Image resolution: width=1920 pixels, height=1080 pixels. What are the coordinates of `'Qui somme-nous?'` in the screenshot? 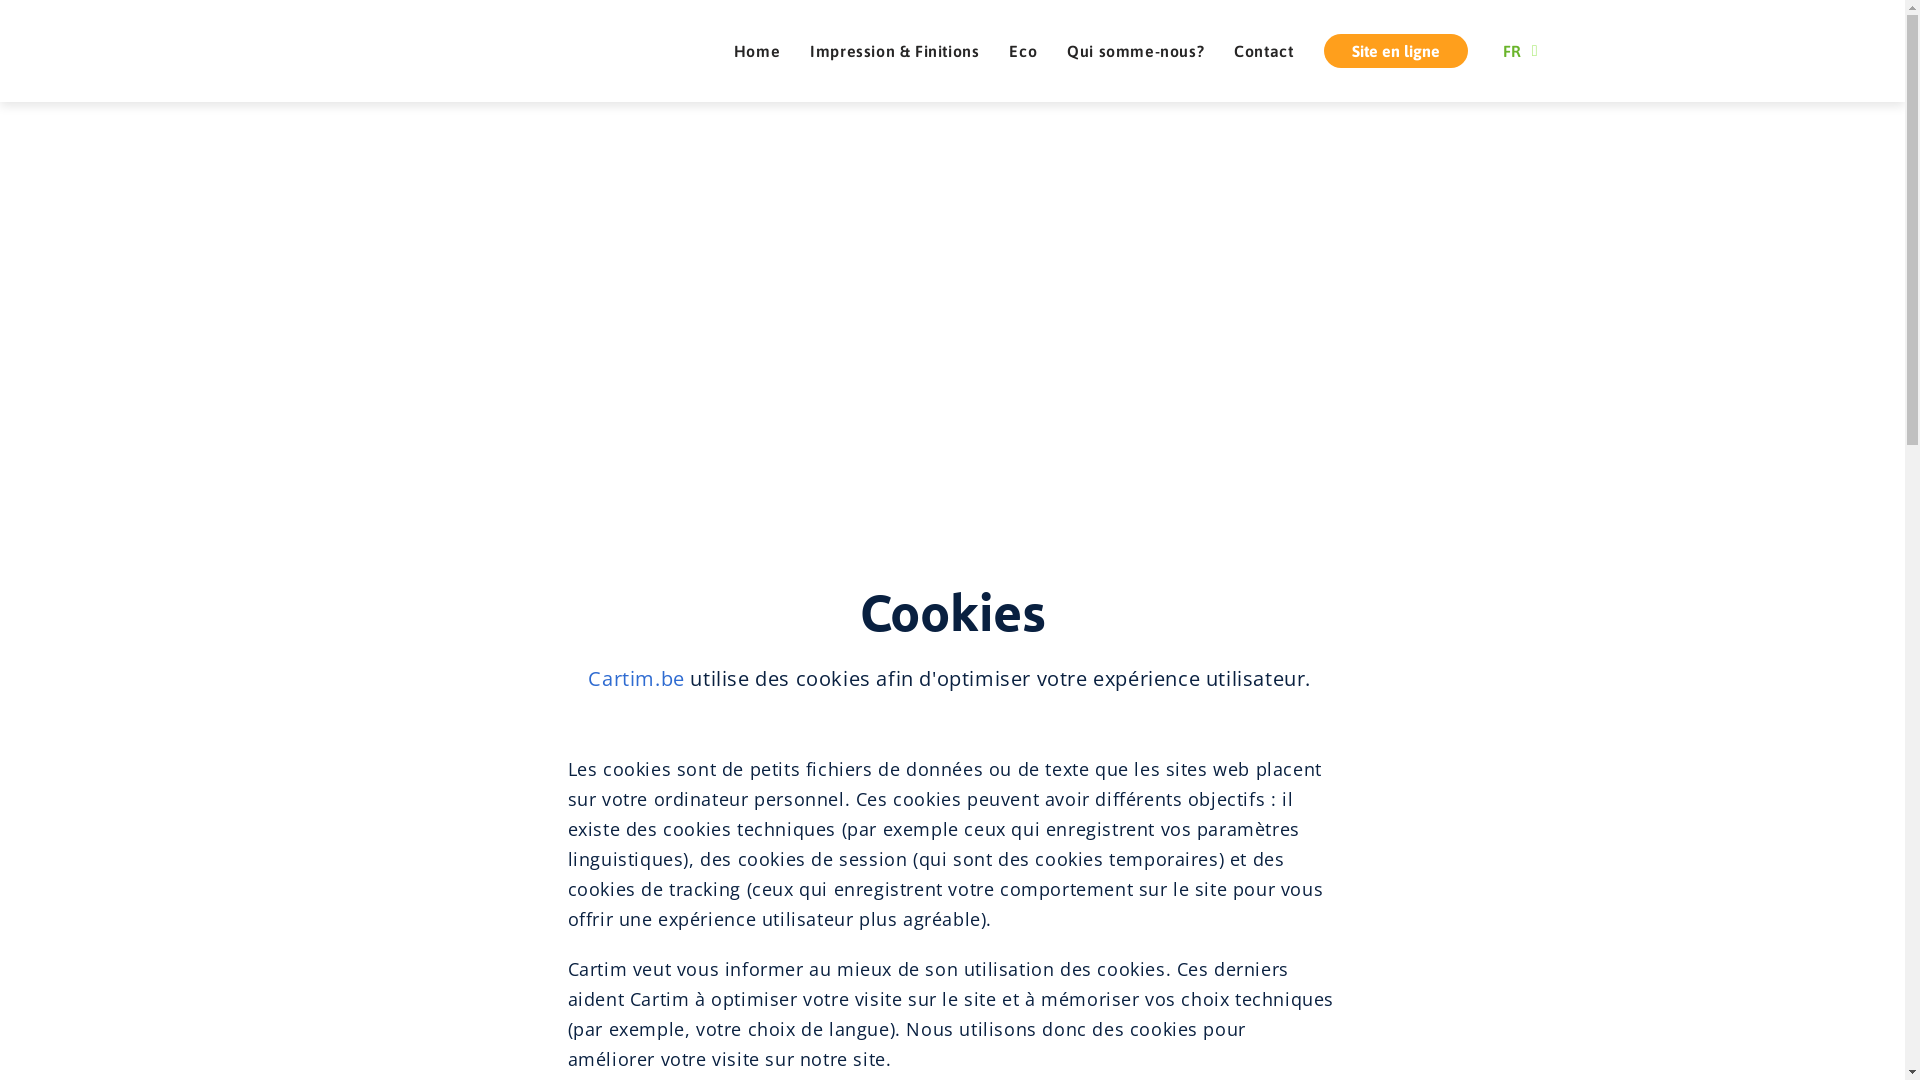 It's located at (1135, 49).